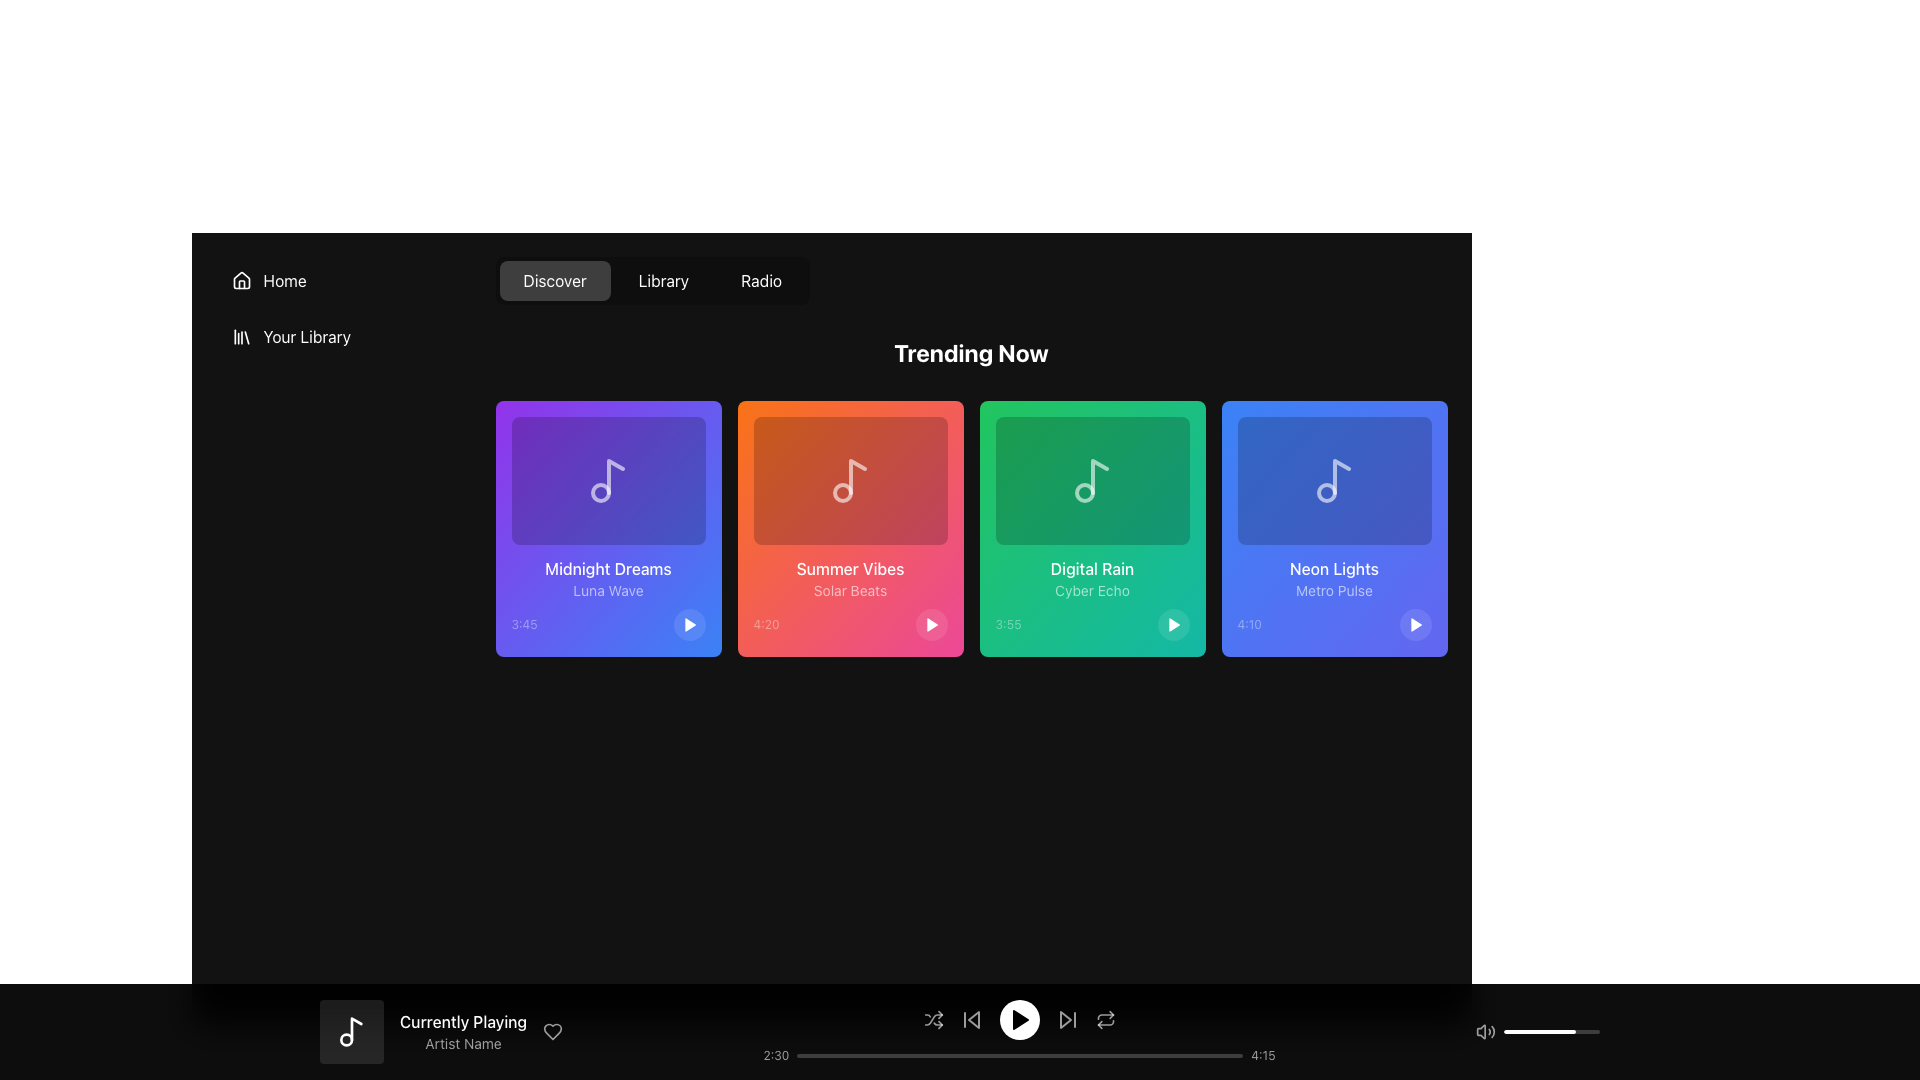  Describe the element at coordinates (1098, 477) in the screenshot. I see `the music note icon located in the upper-right of the main circular element within the 'Digital Rain' card, which is the third card from the left in the 'Trending Now' section` at that location.